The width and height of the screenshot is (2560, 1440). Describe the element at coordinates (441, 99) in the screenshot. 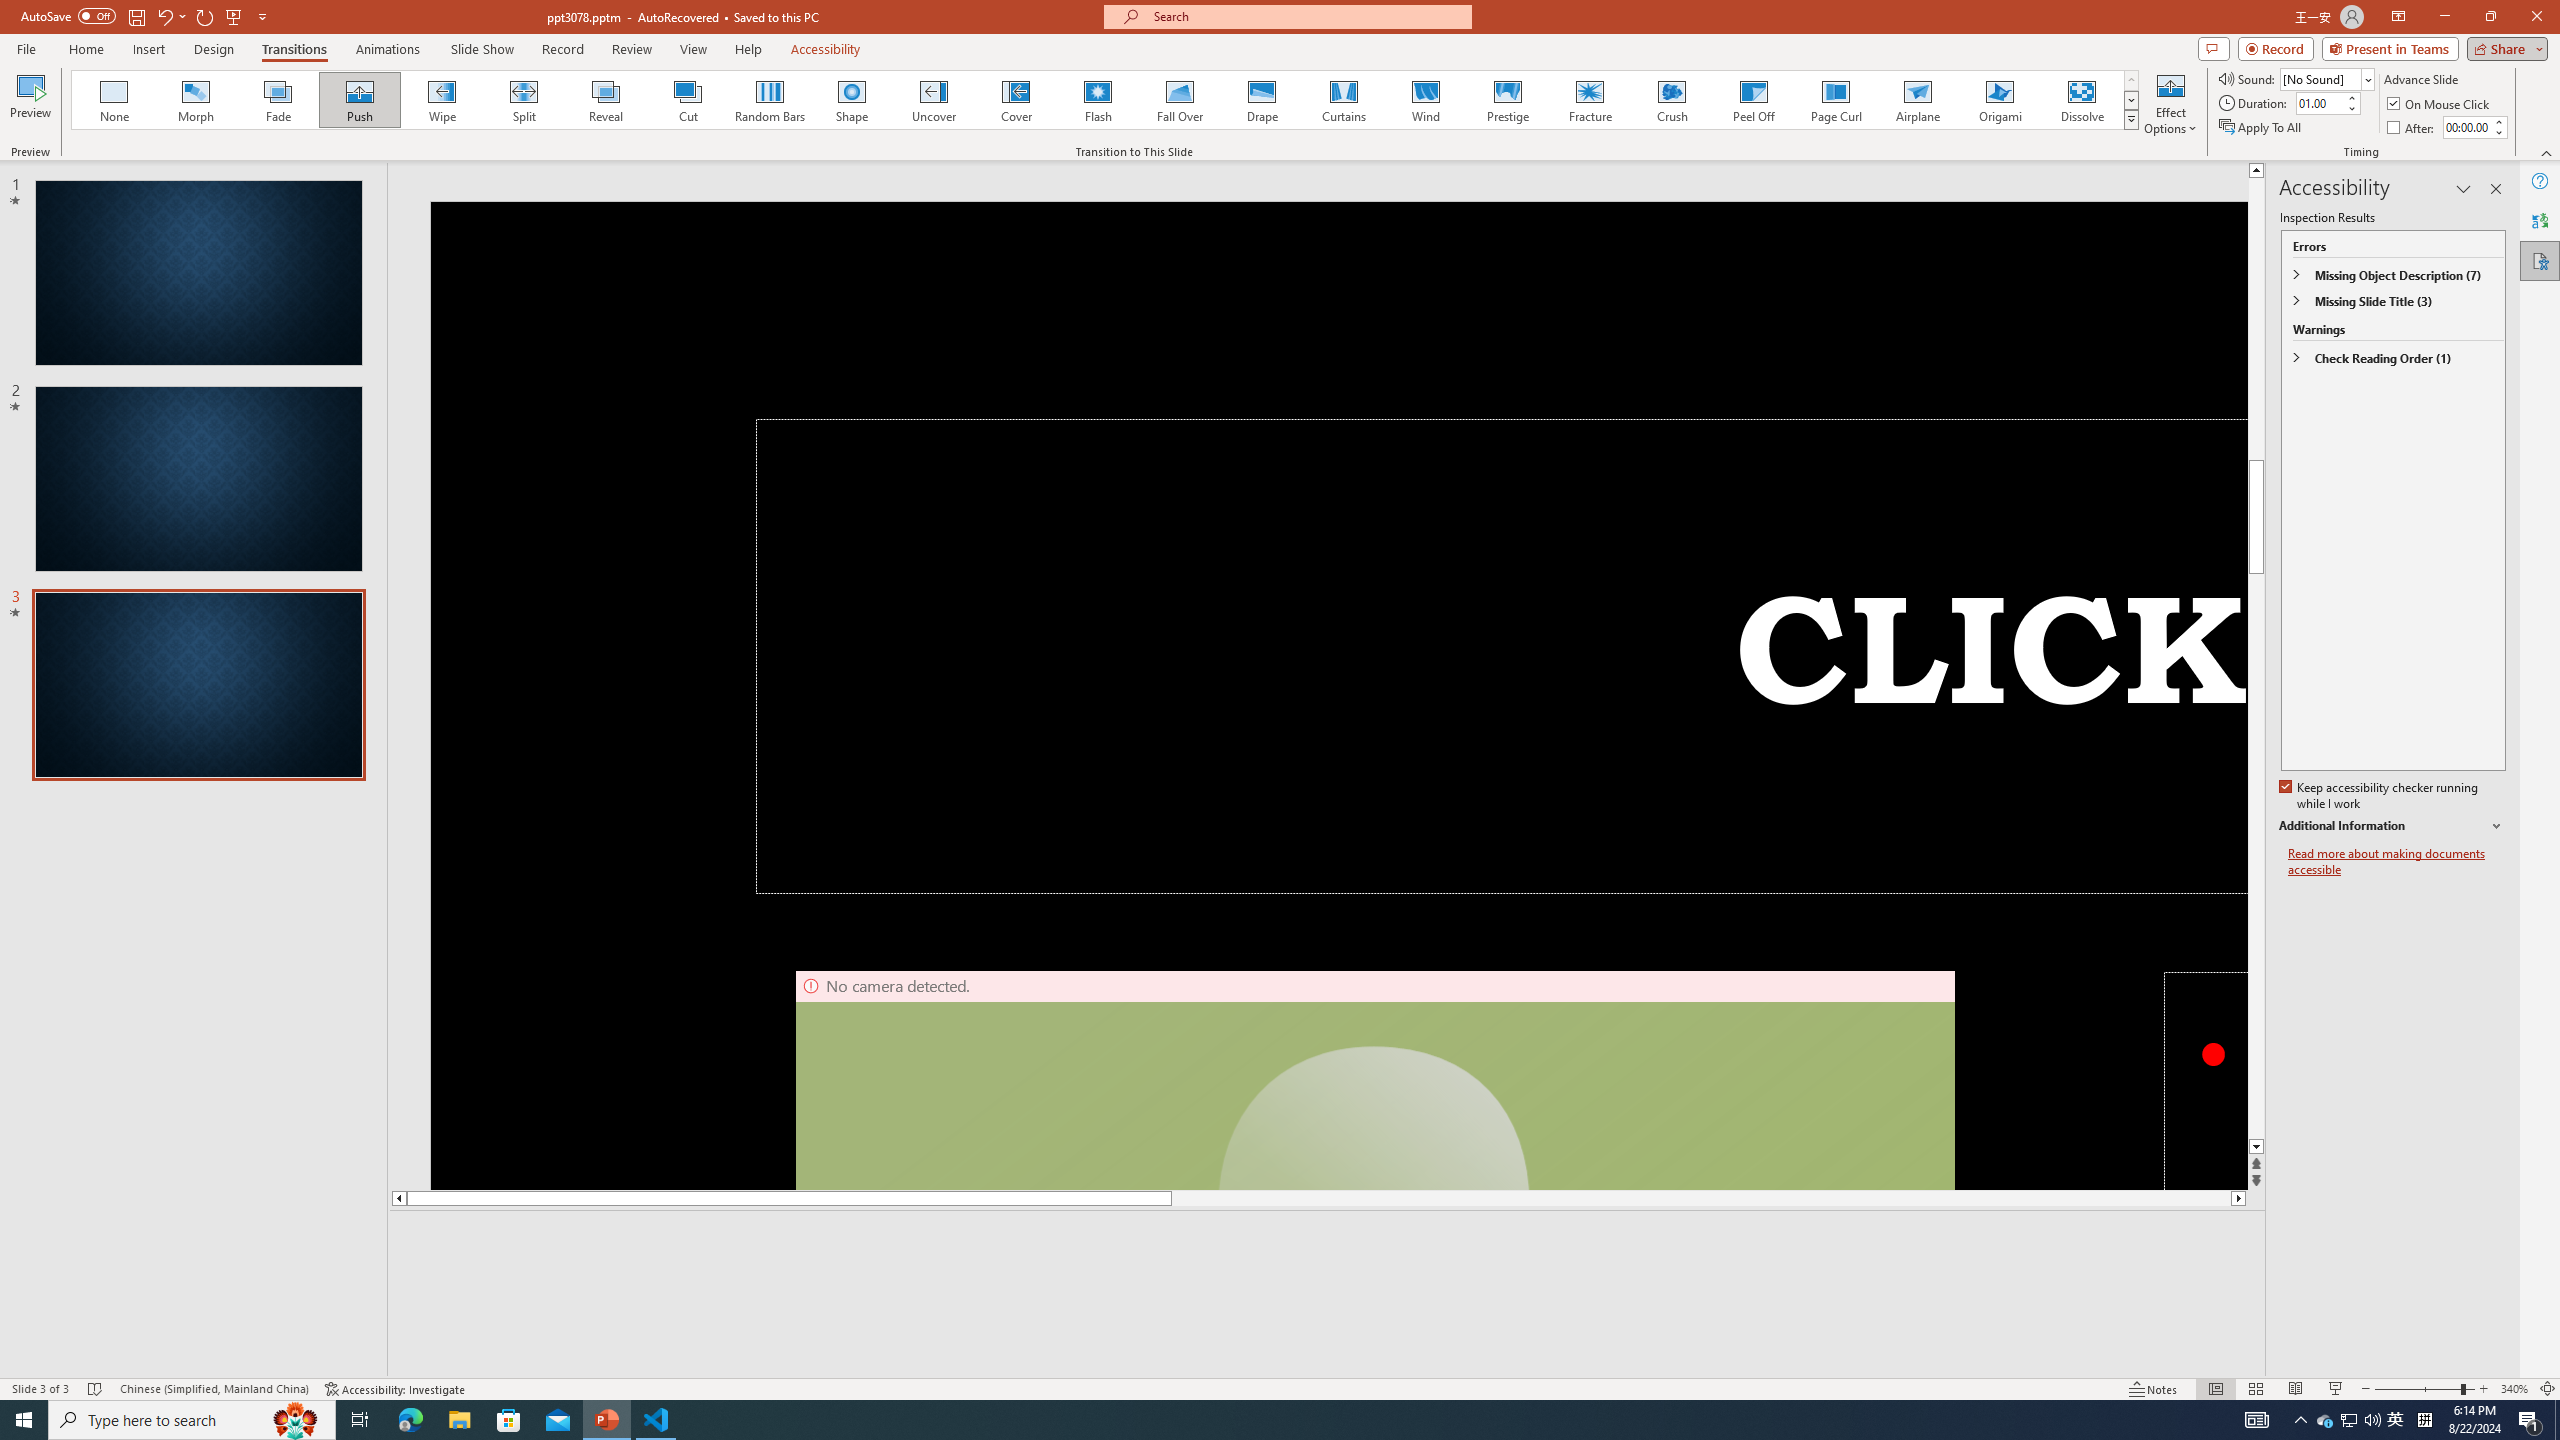

I see `'Wipe'` at that location.